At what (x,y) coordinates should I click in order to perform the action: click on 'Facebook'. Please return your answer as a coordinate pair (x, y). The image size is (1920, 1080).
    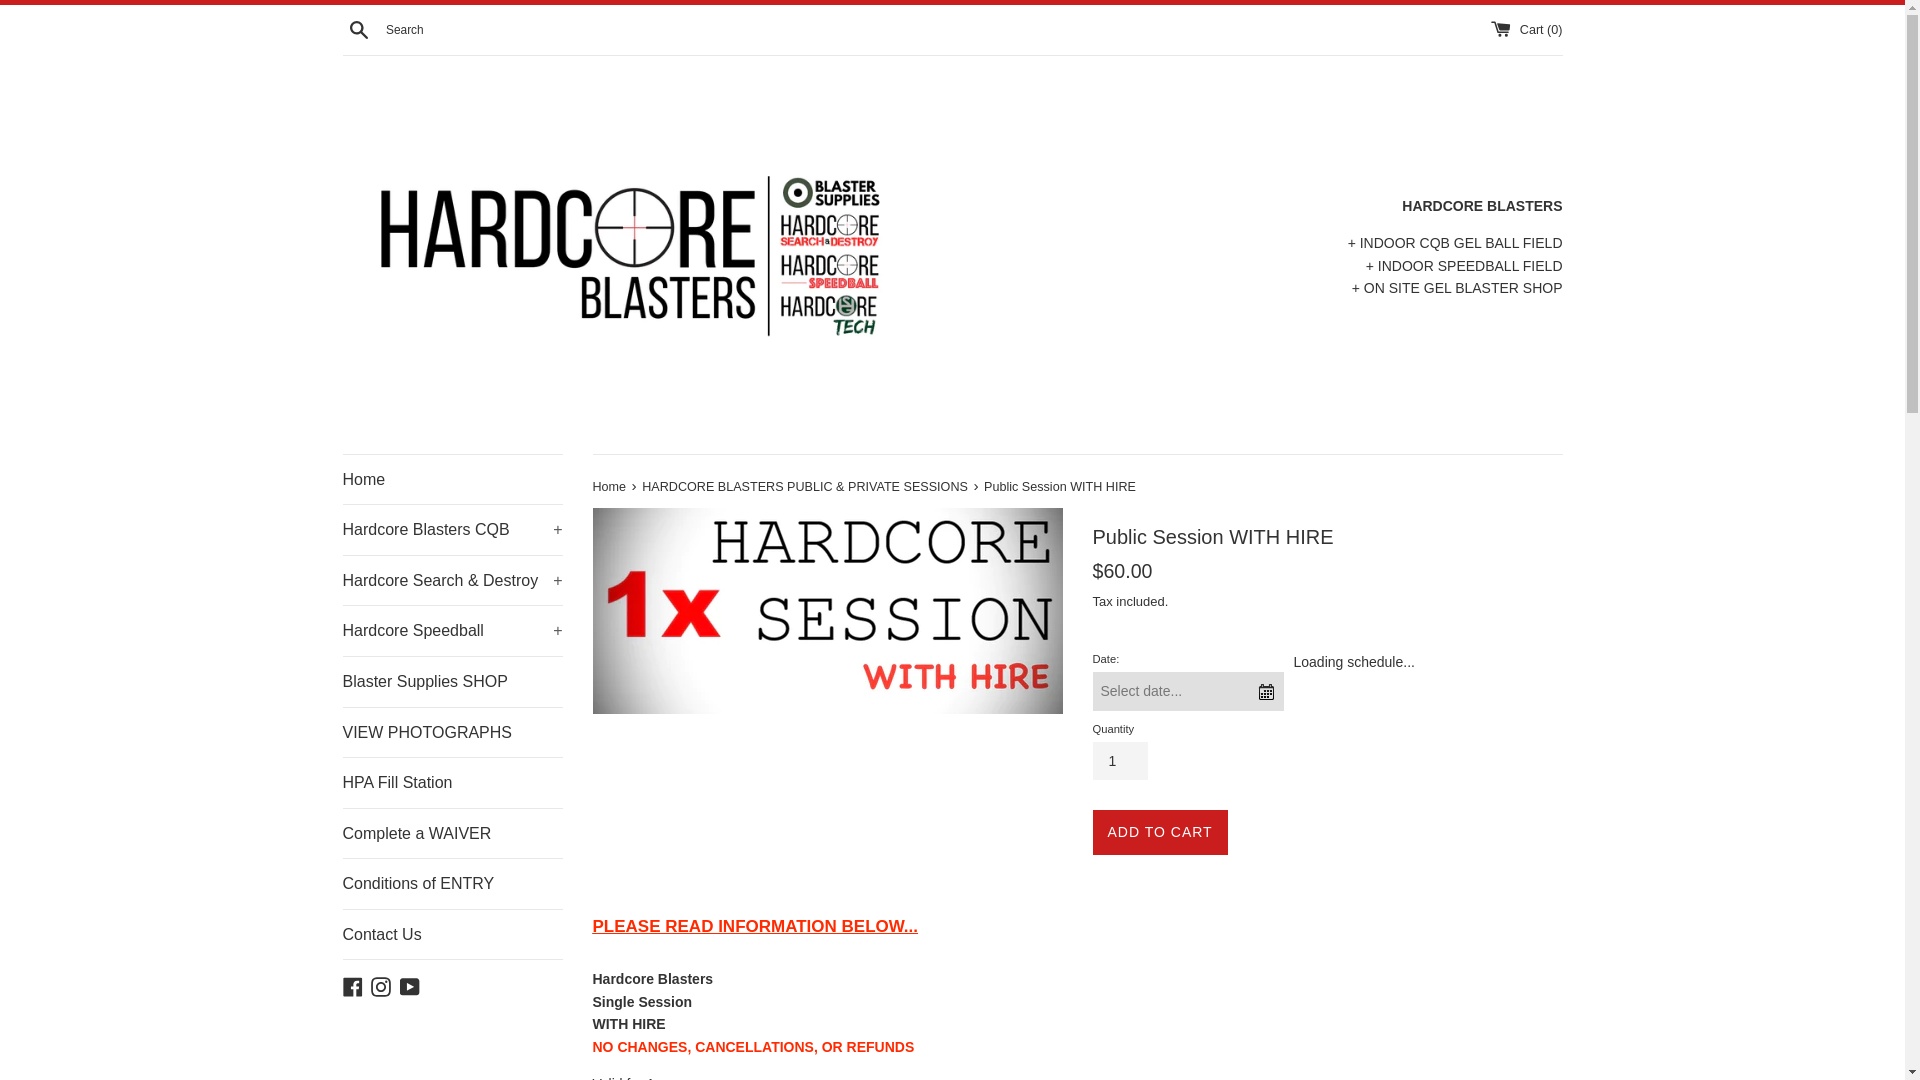
    Looking at the image, I should click on (351, 983).